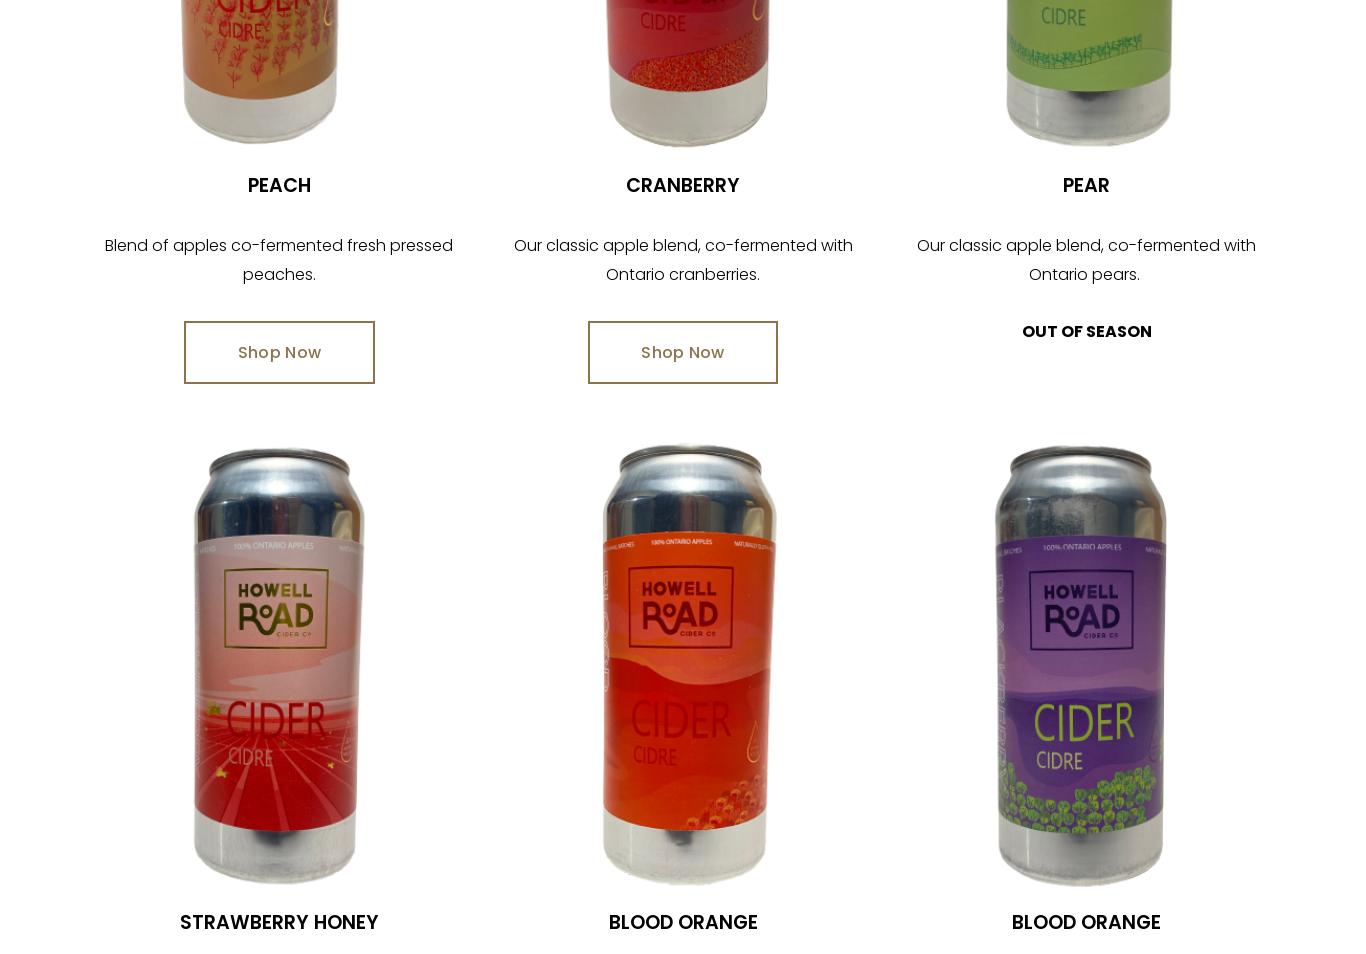  What do you see at coordinates (1085, 184) in the screenshot?
I see `'PEAR'` at bounding box center [1085, 184].